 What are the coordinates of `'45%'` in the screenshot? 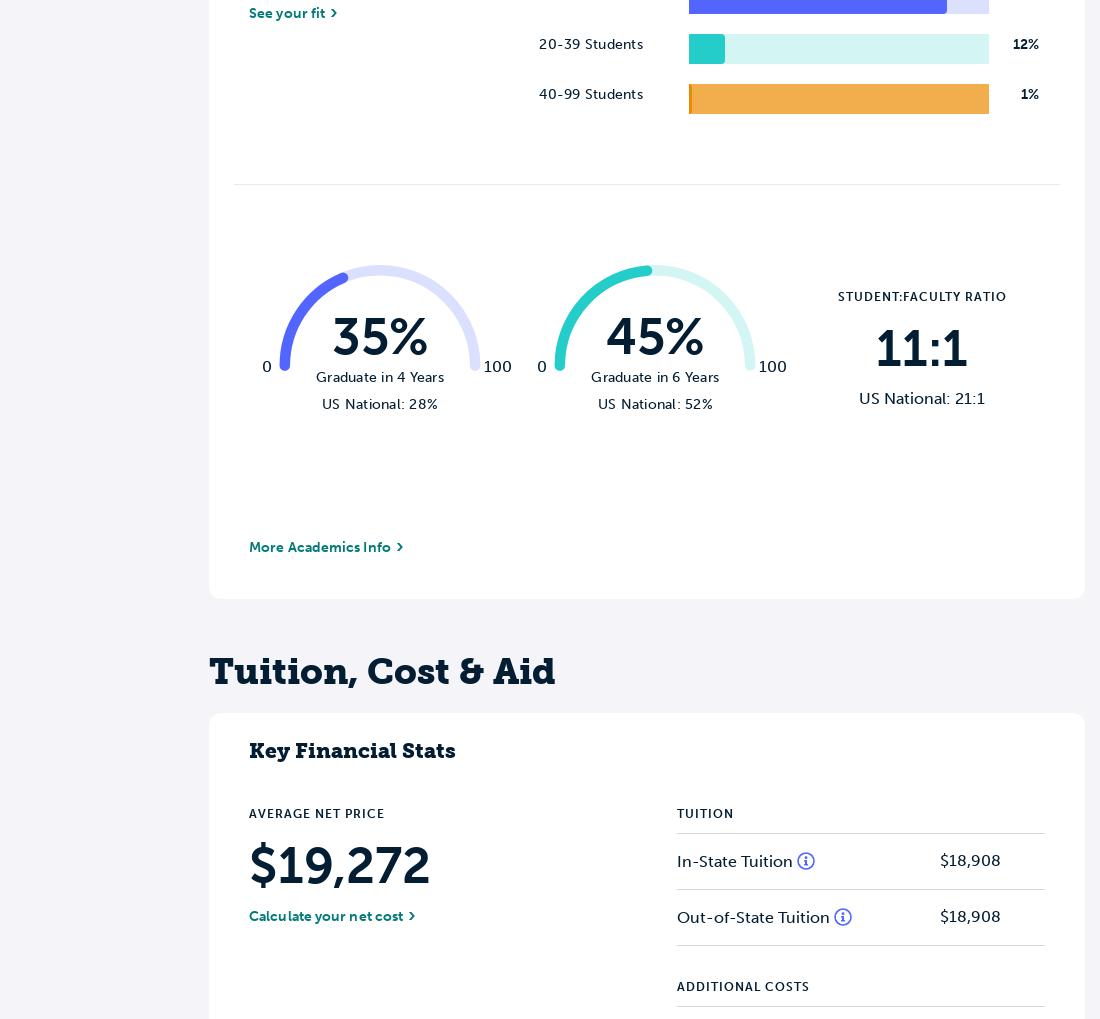 It's located at (604, 336).